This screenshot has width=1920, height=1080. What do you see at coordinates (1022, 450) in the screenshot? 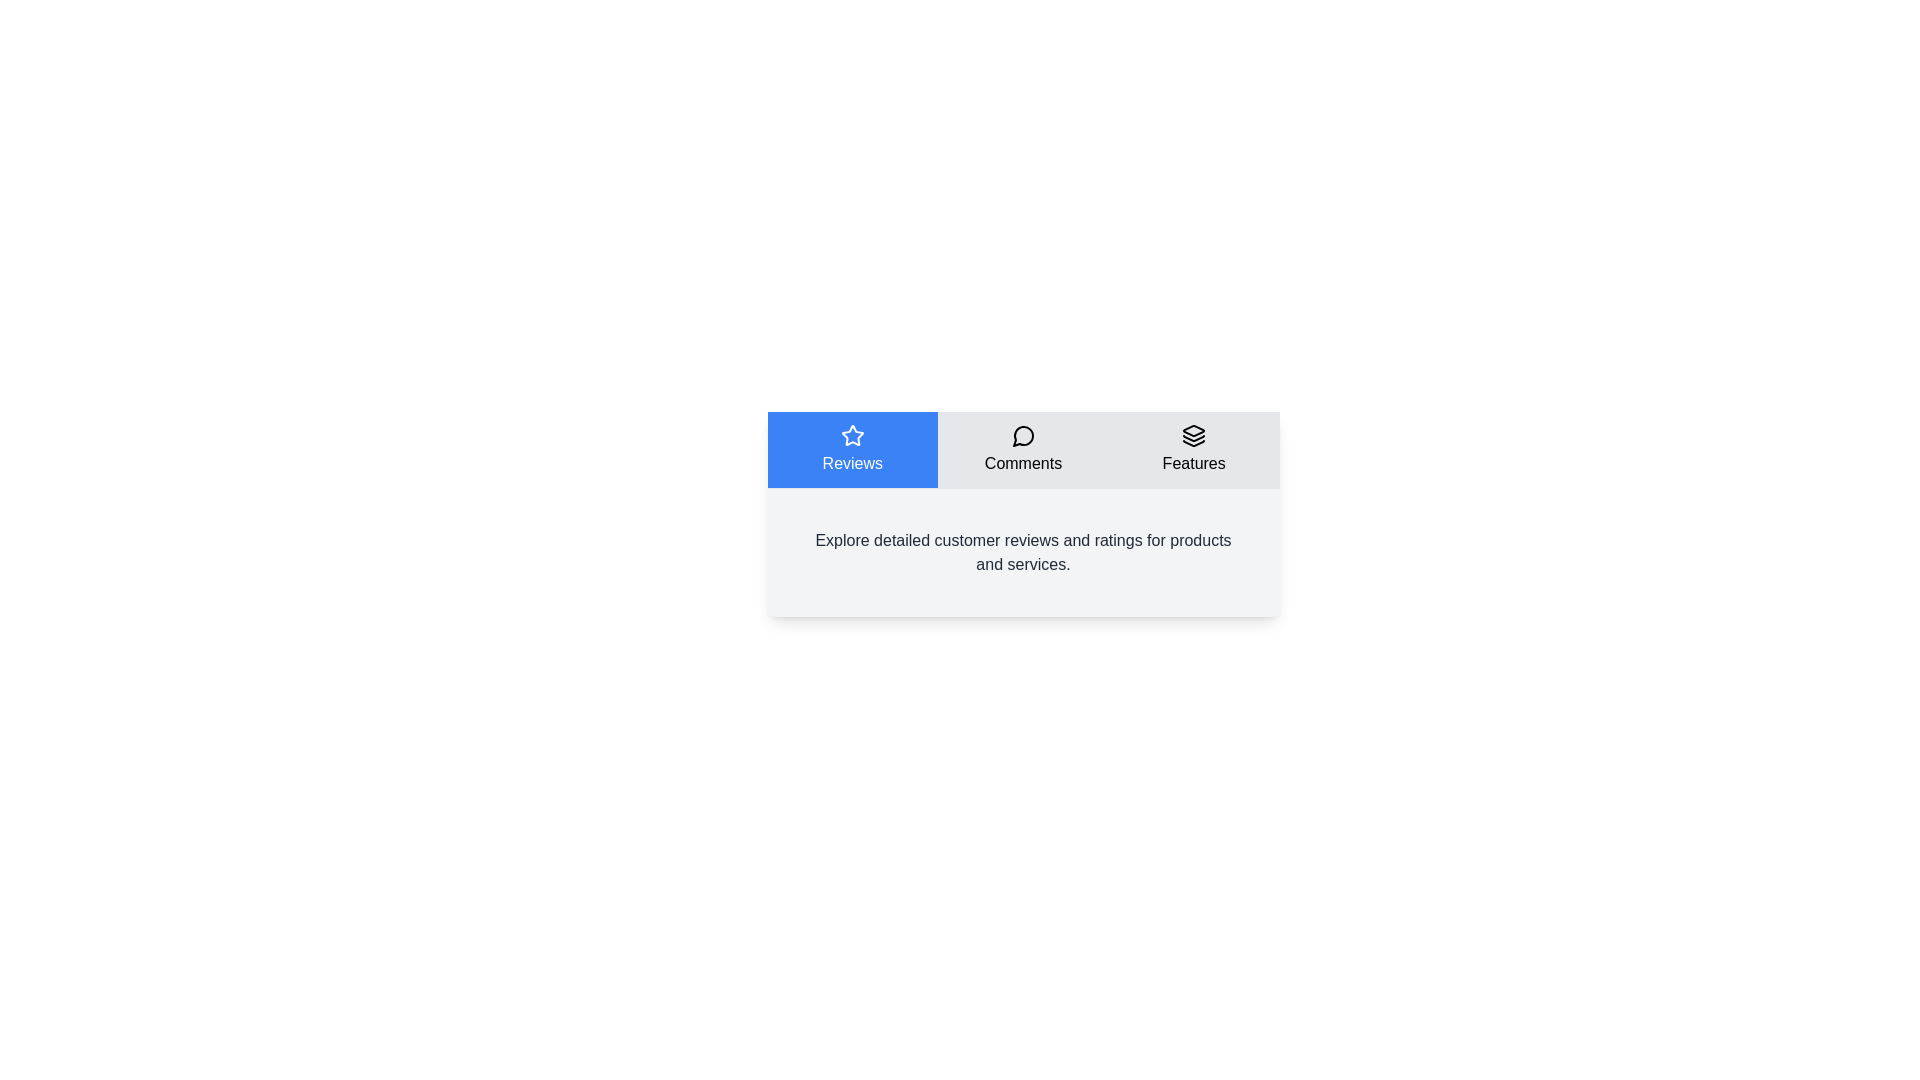
I see `the Comments tab to read its content` at bounding box center [1022, 450].